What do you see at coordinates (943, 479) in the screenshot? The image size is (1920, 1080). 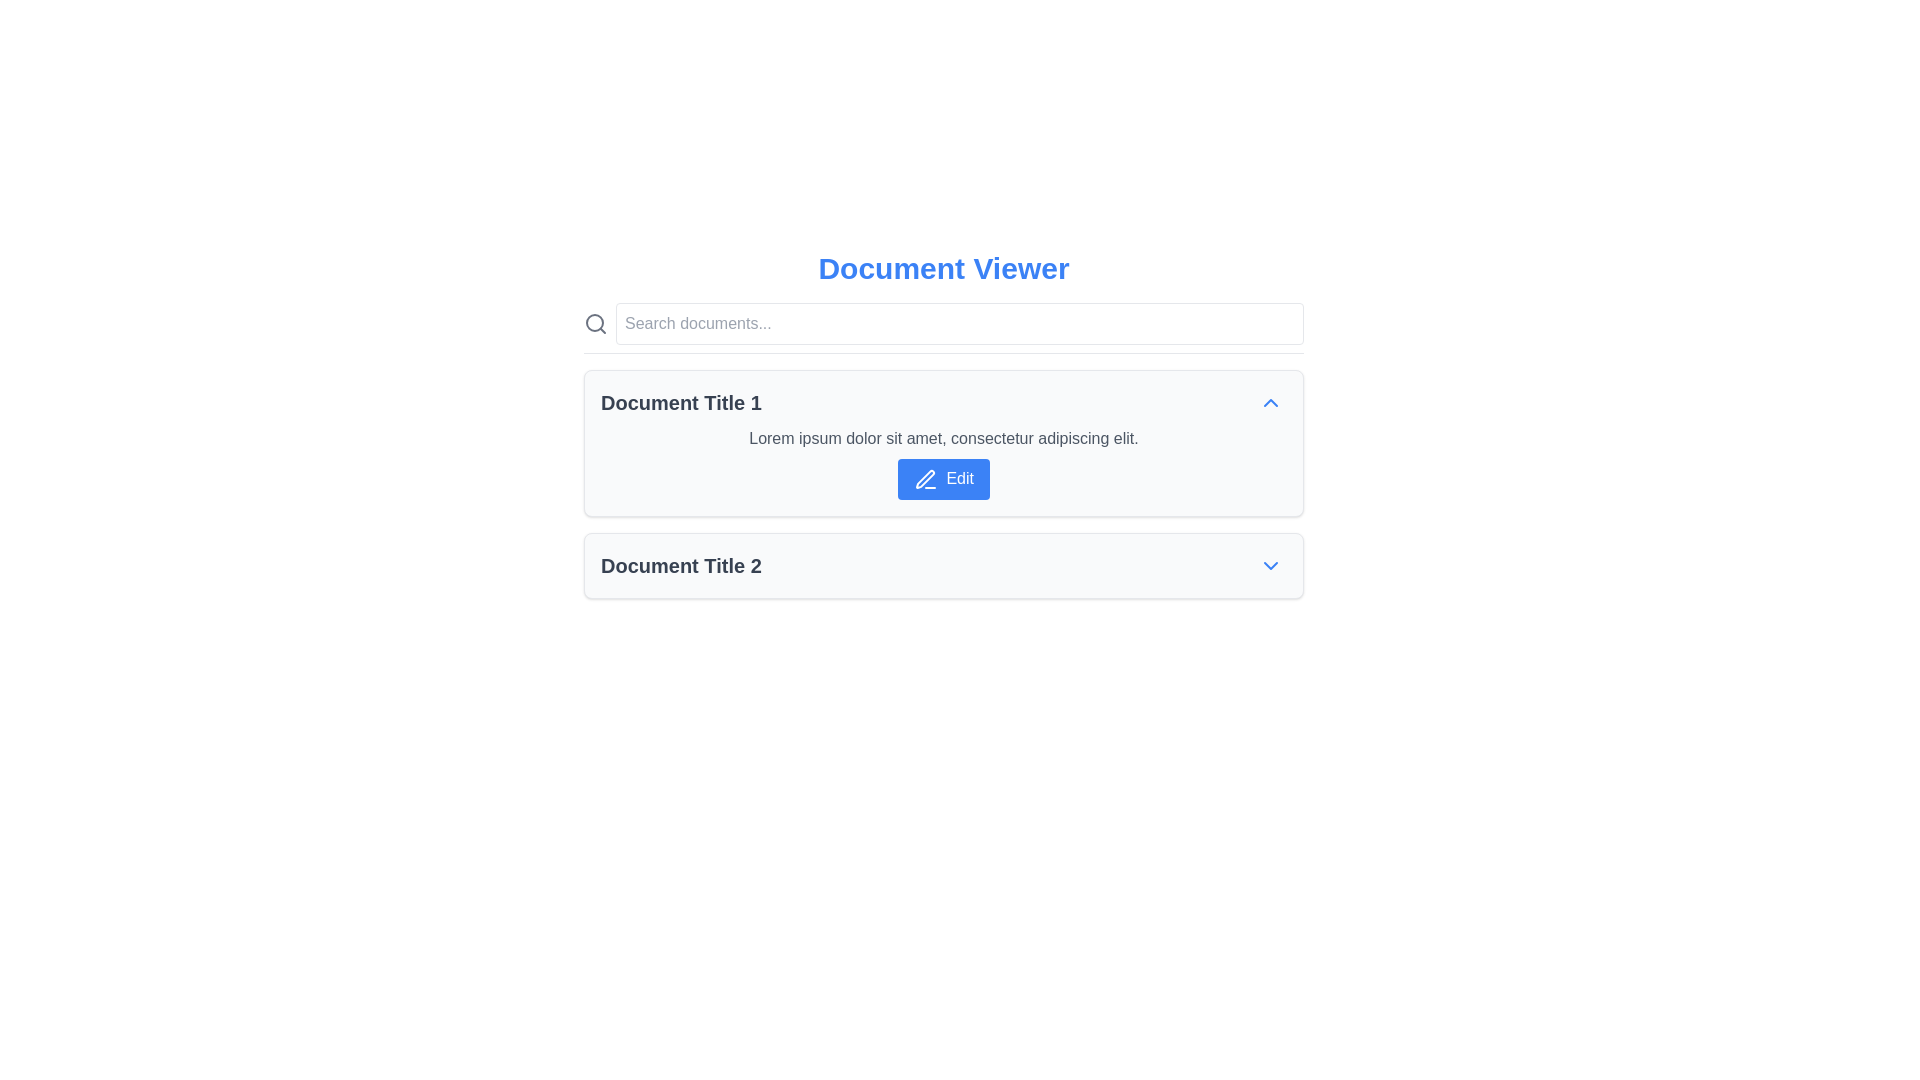 I see `the 'Edit' button with a blue background and white text, located within the 'Document Title 1' card` at bounding box center [943, 479].